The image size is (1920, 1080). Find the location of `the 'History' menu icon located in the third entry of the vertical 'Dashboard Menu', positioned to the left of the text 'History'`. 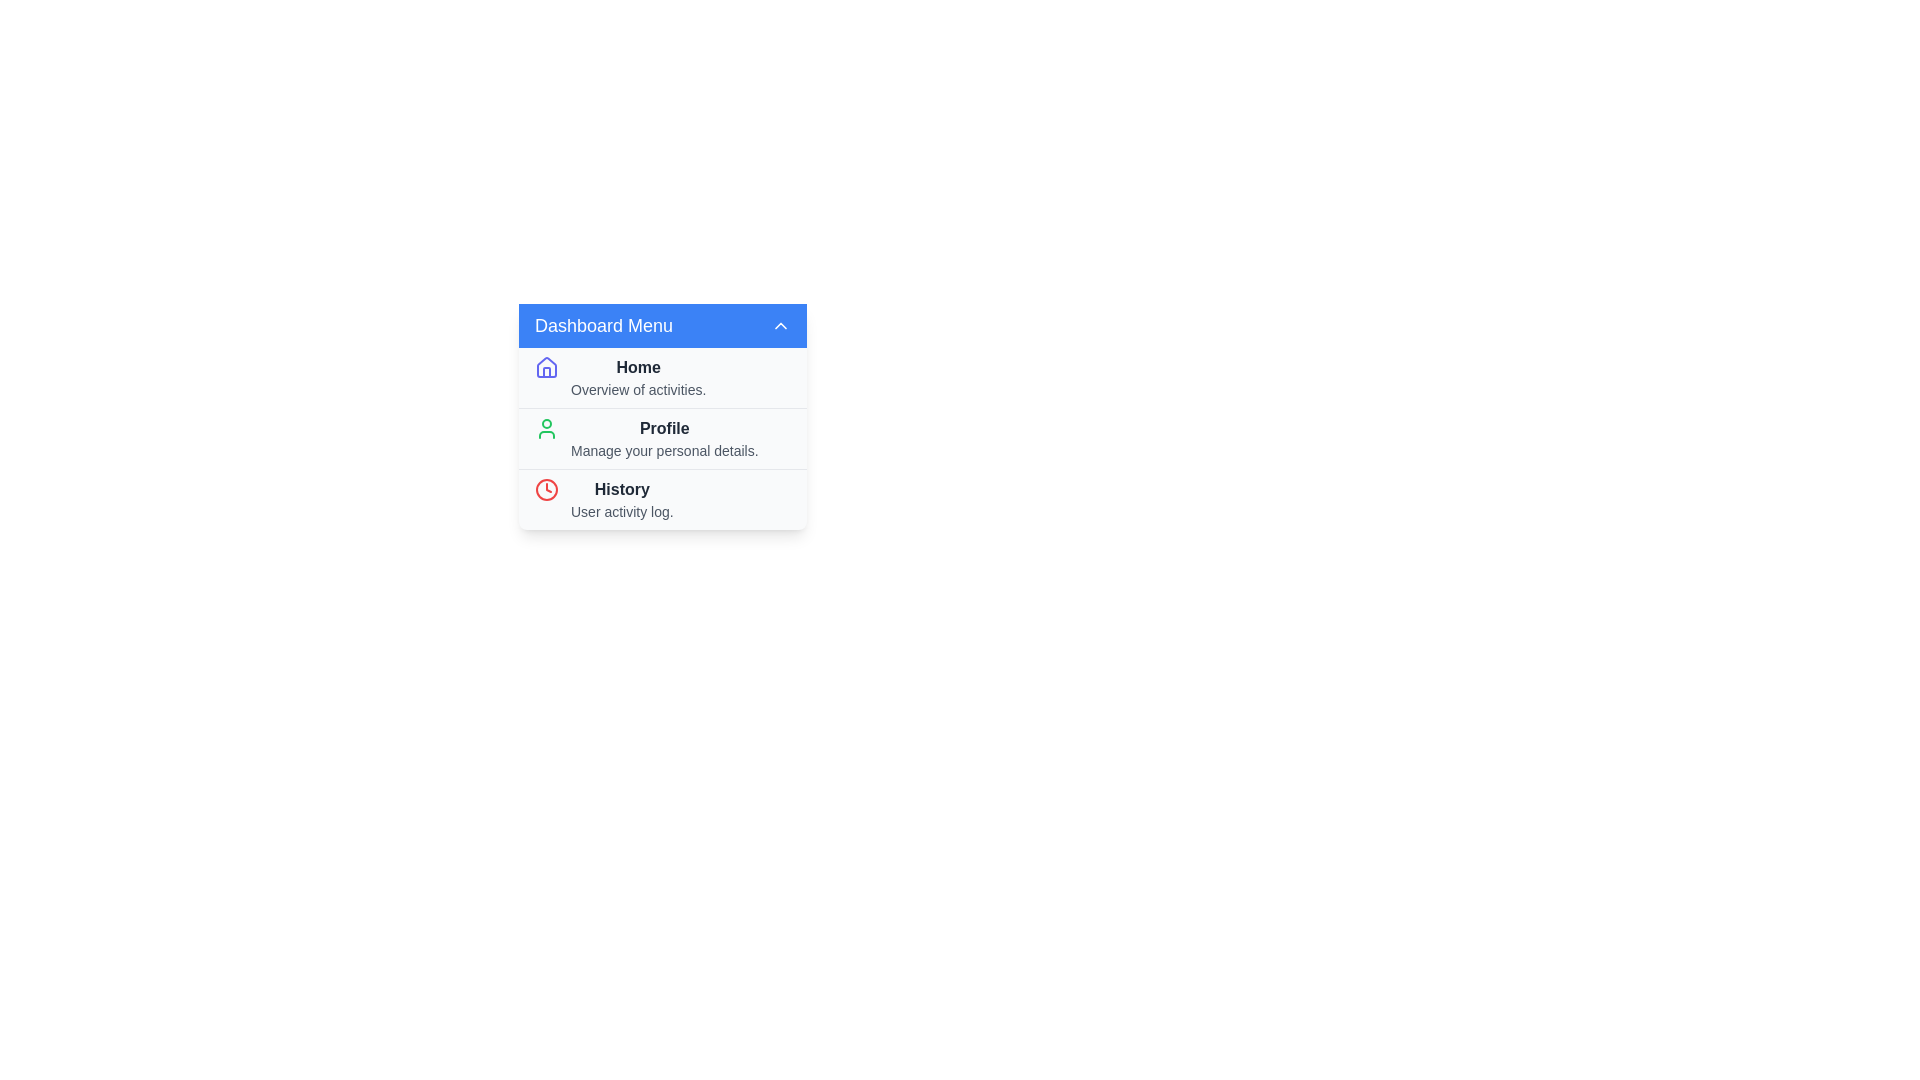

the 'History' menu icon located in the third entry of the vertical 'Dashboard Menu', positioned to the left of the text 'History' is located at coordinates (547, 489).